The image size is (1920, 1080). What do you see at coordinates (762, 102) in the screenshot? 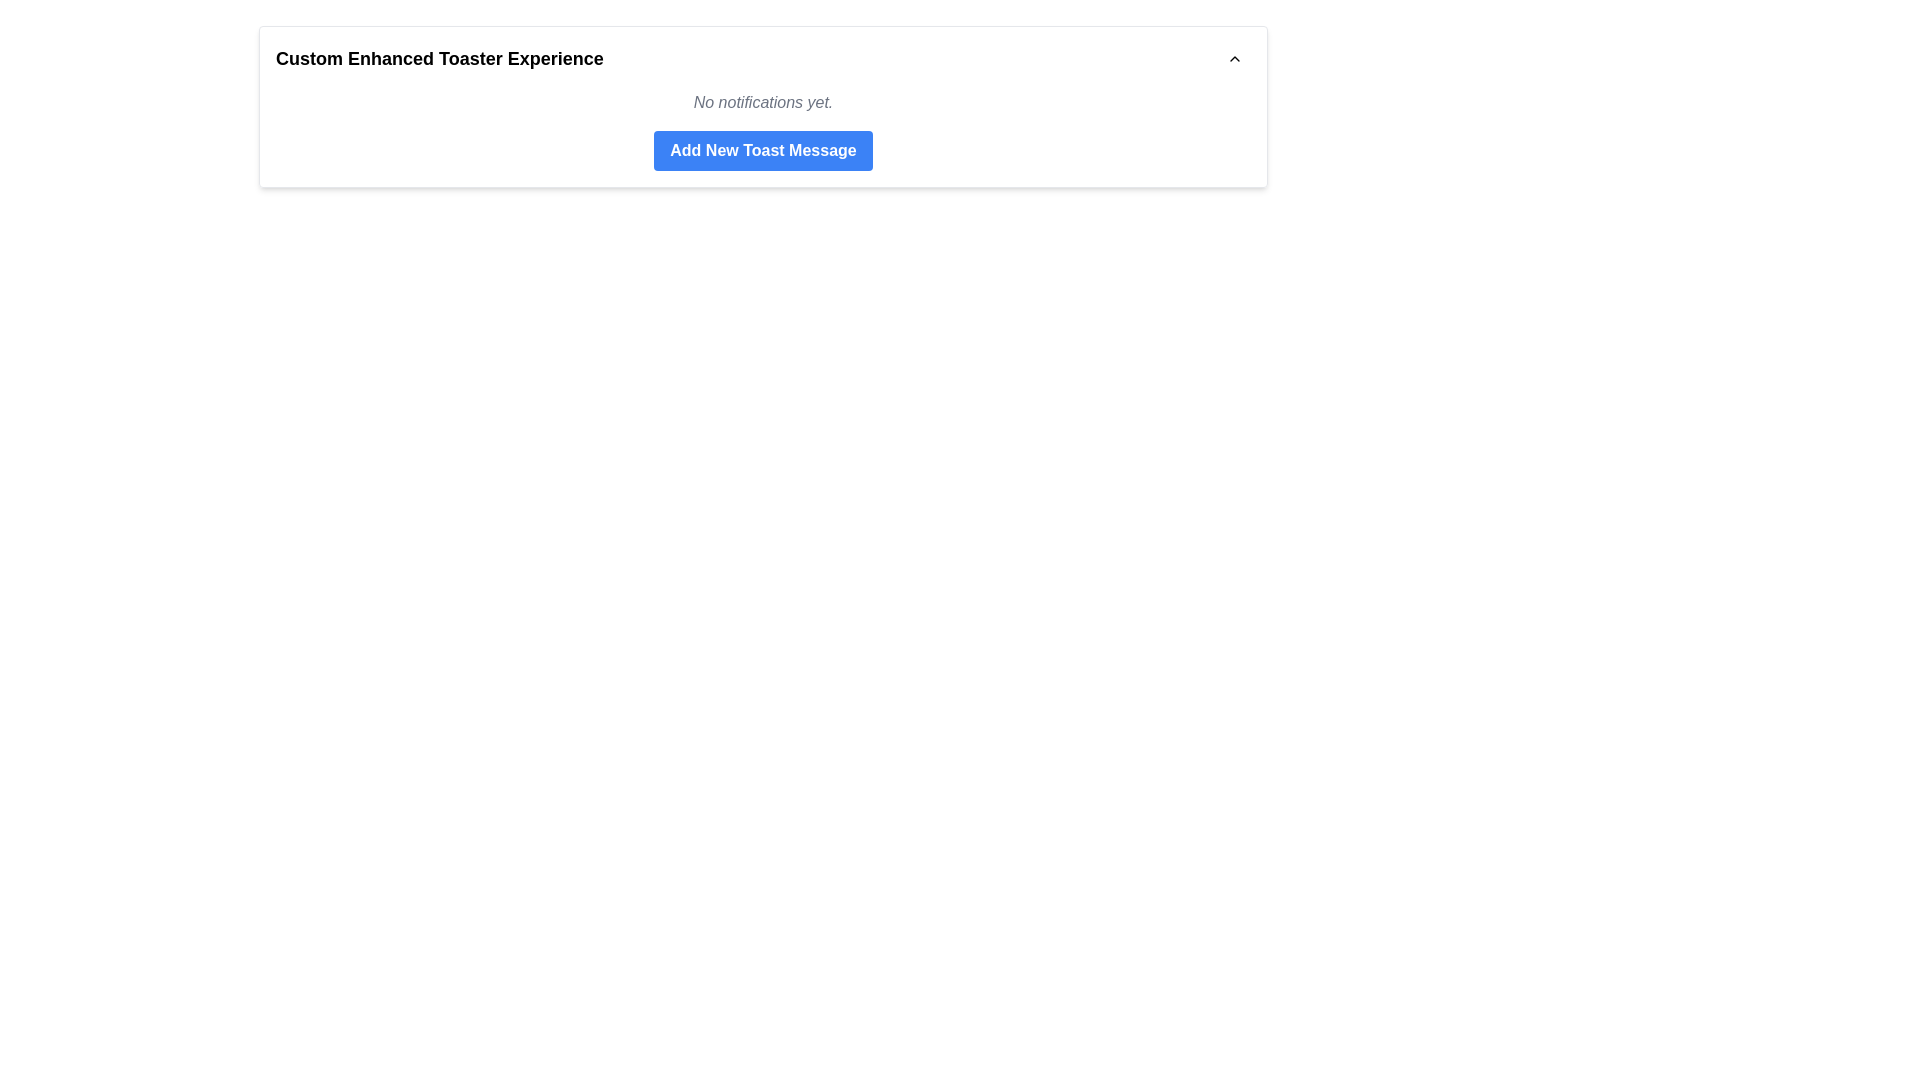
I see `the text element that displays 'No notifications yet.' styled in light gray italic font, located at the top central part of the application above the 'Add New Toast Message' button` at bounding box center [762, 102].